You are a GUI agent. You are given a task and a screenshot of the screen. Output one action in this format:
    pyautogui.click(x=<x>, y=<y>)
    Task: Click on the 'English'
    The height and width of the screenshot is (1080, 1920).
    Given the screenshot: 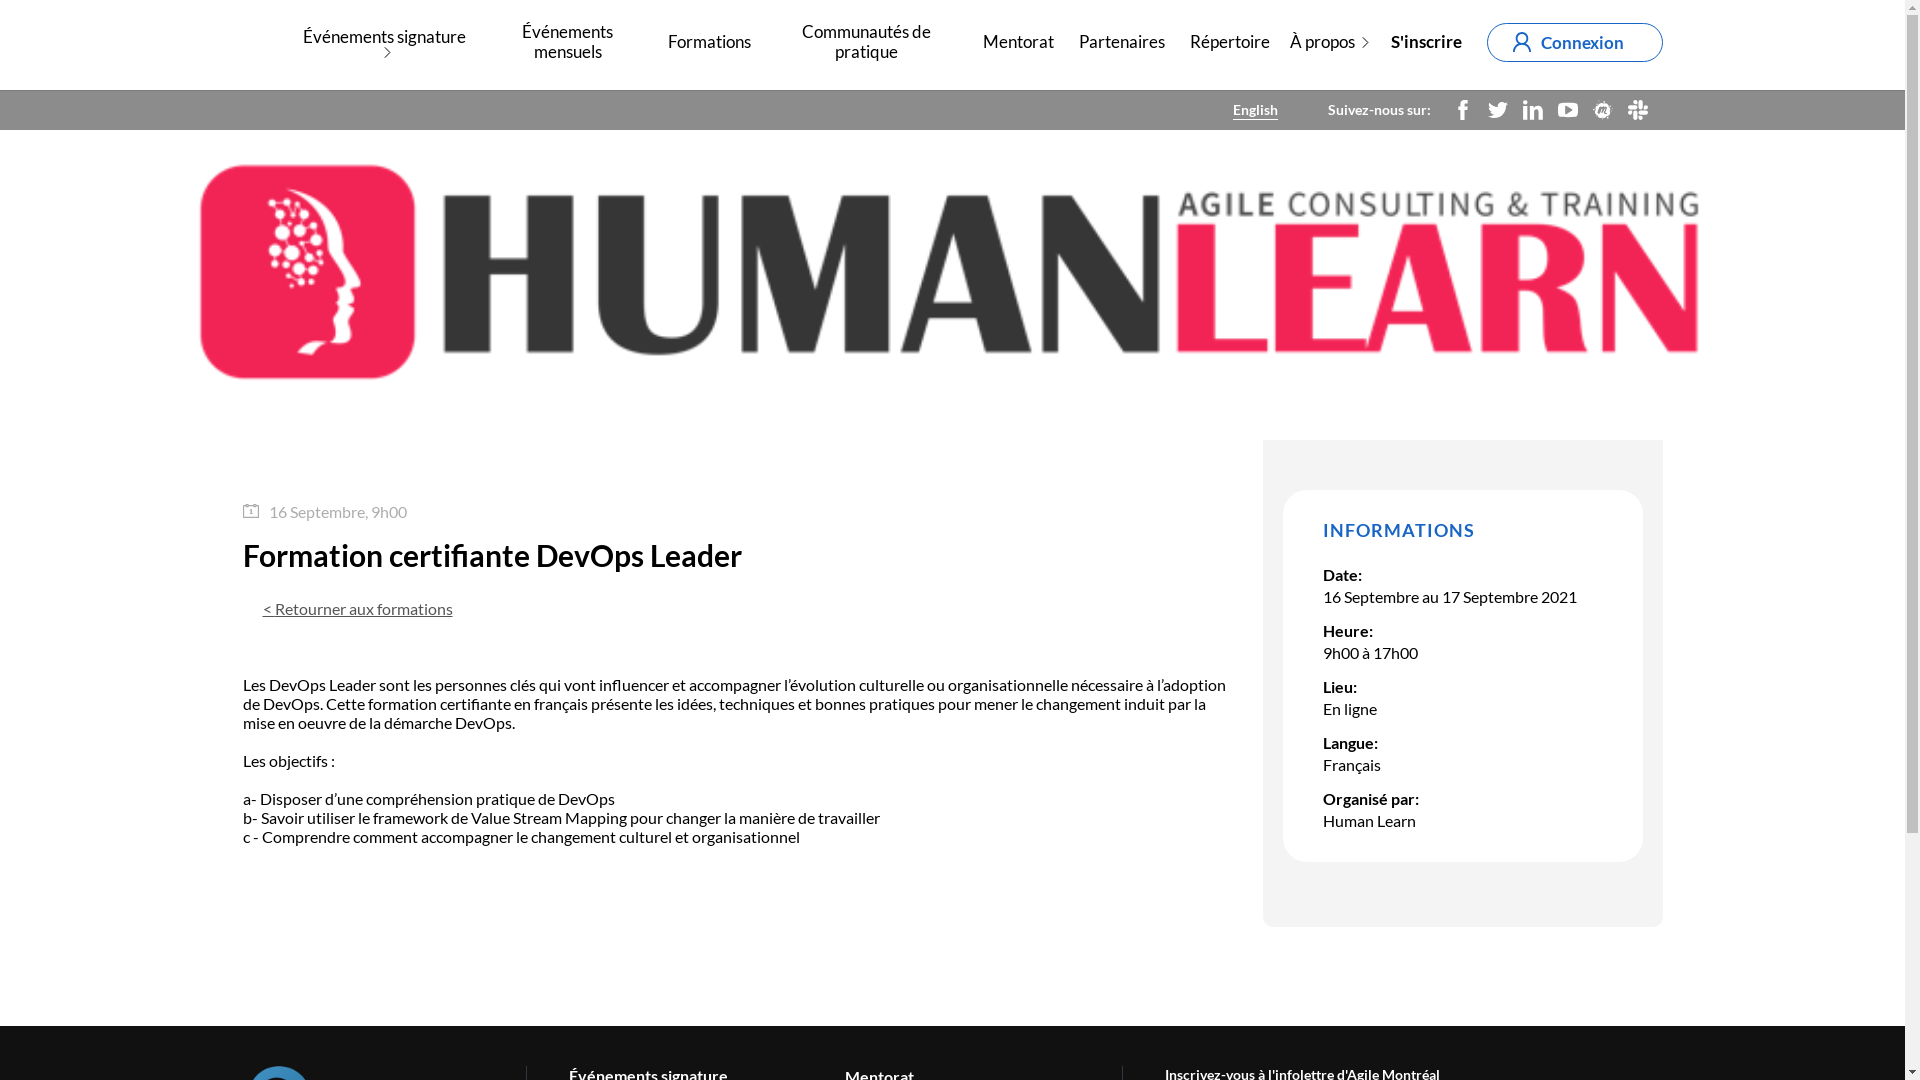 What is the action you would take?
    pyautogui.click(x=1253, y=109)
    